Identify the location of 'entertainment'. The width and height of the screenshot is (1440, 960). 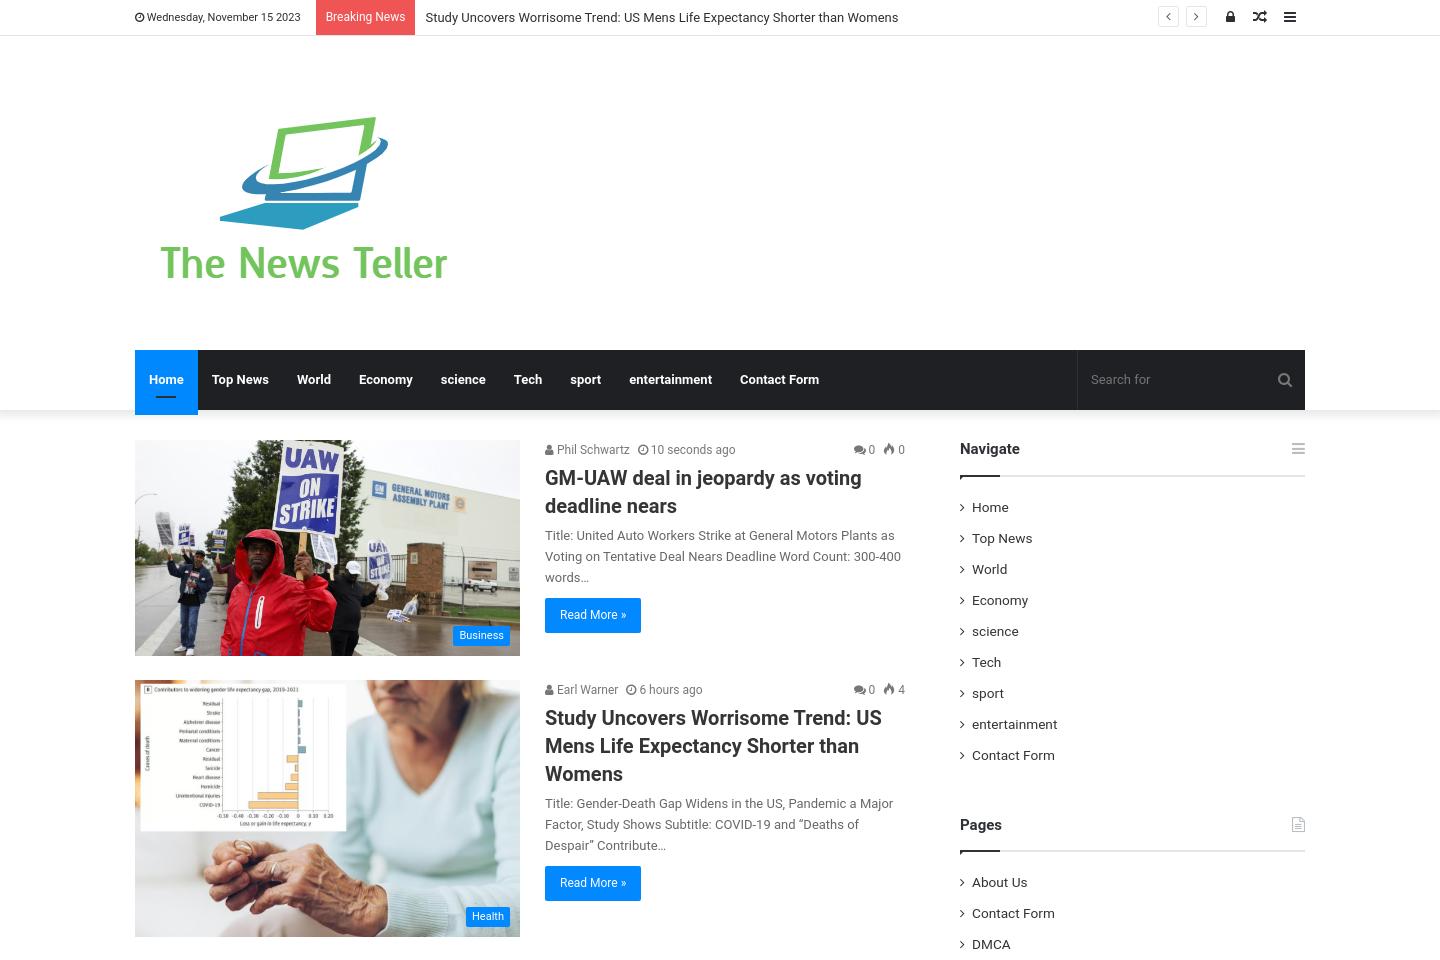
(1013, 721).